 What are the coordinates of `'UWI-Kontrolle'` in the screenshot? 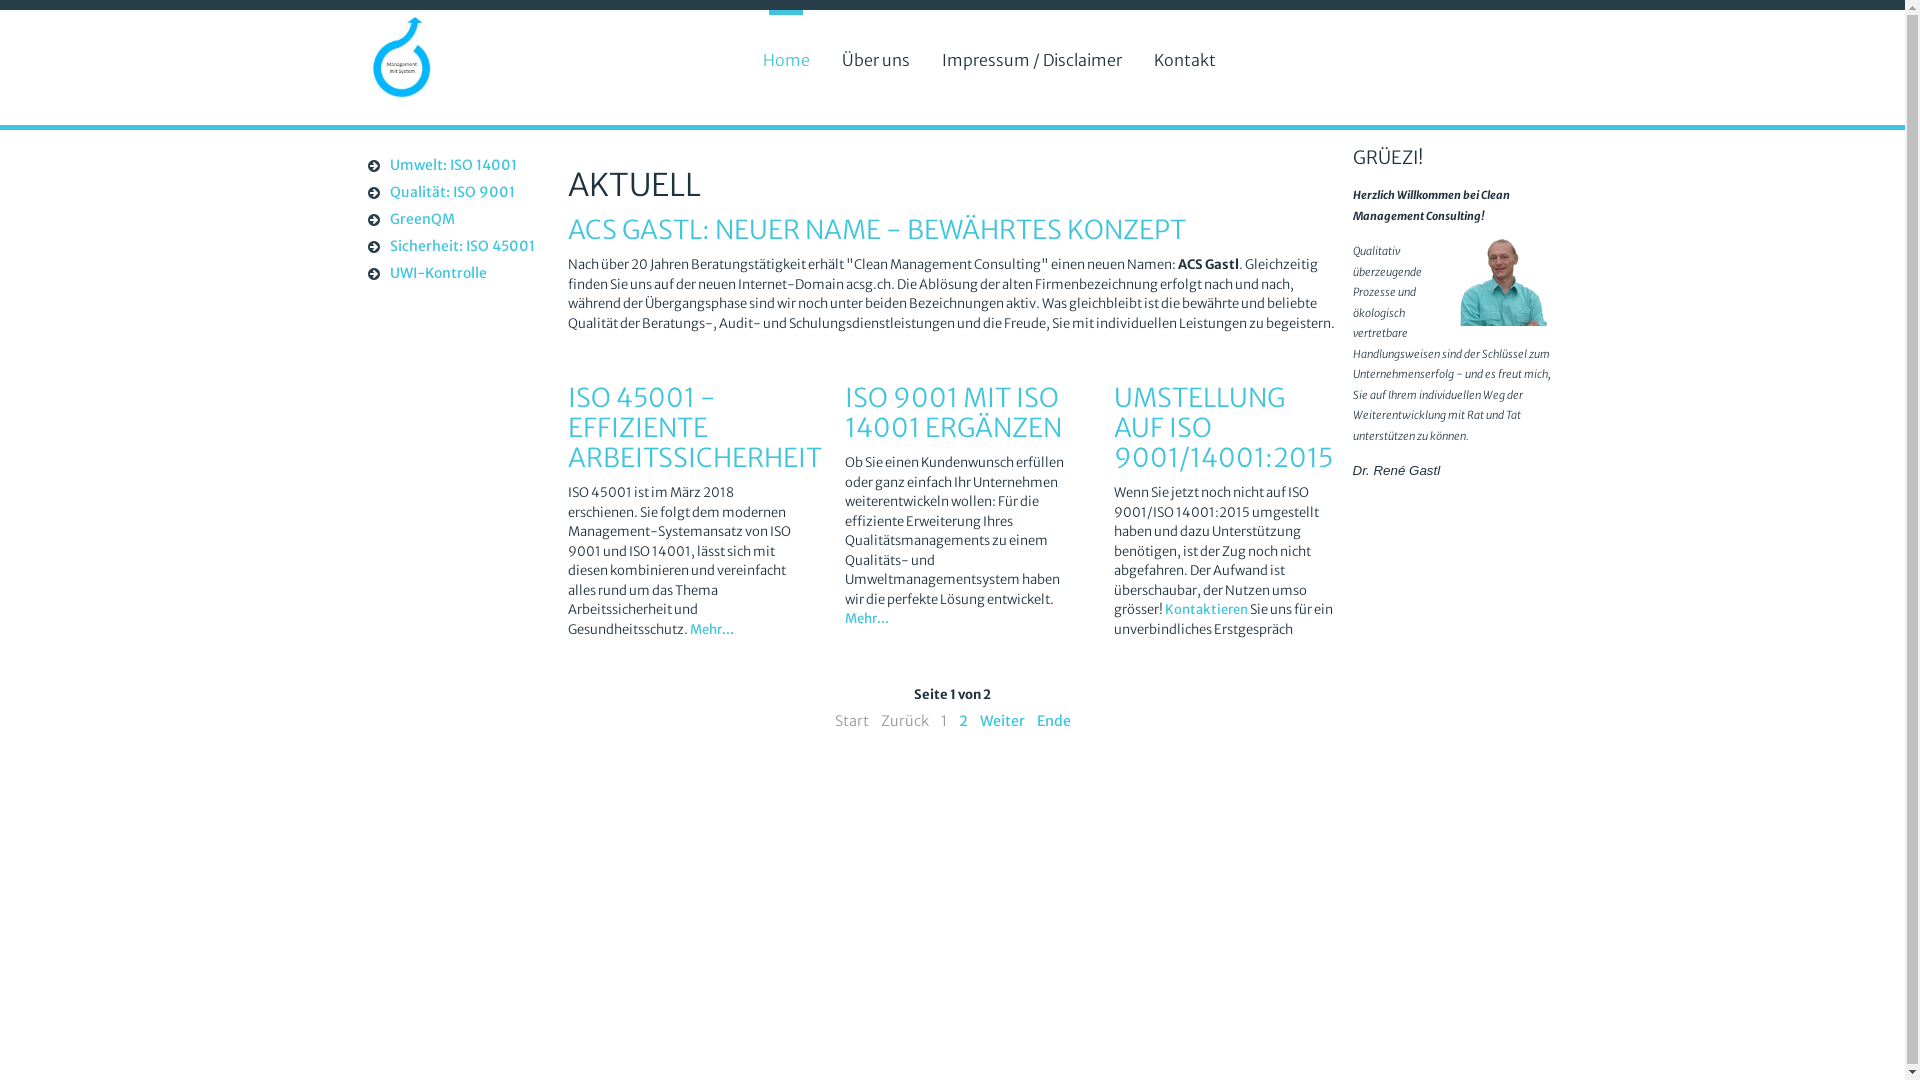 It's located at (451, 274).